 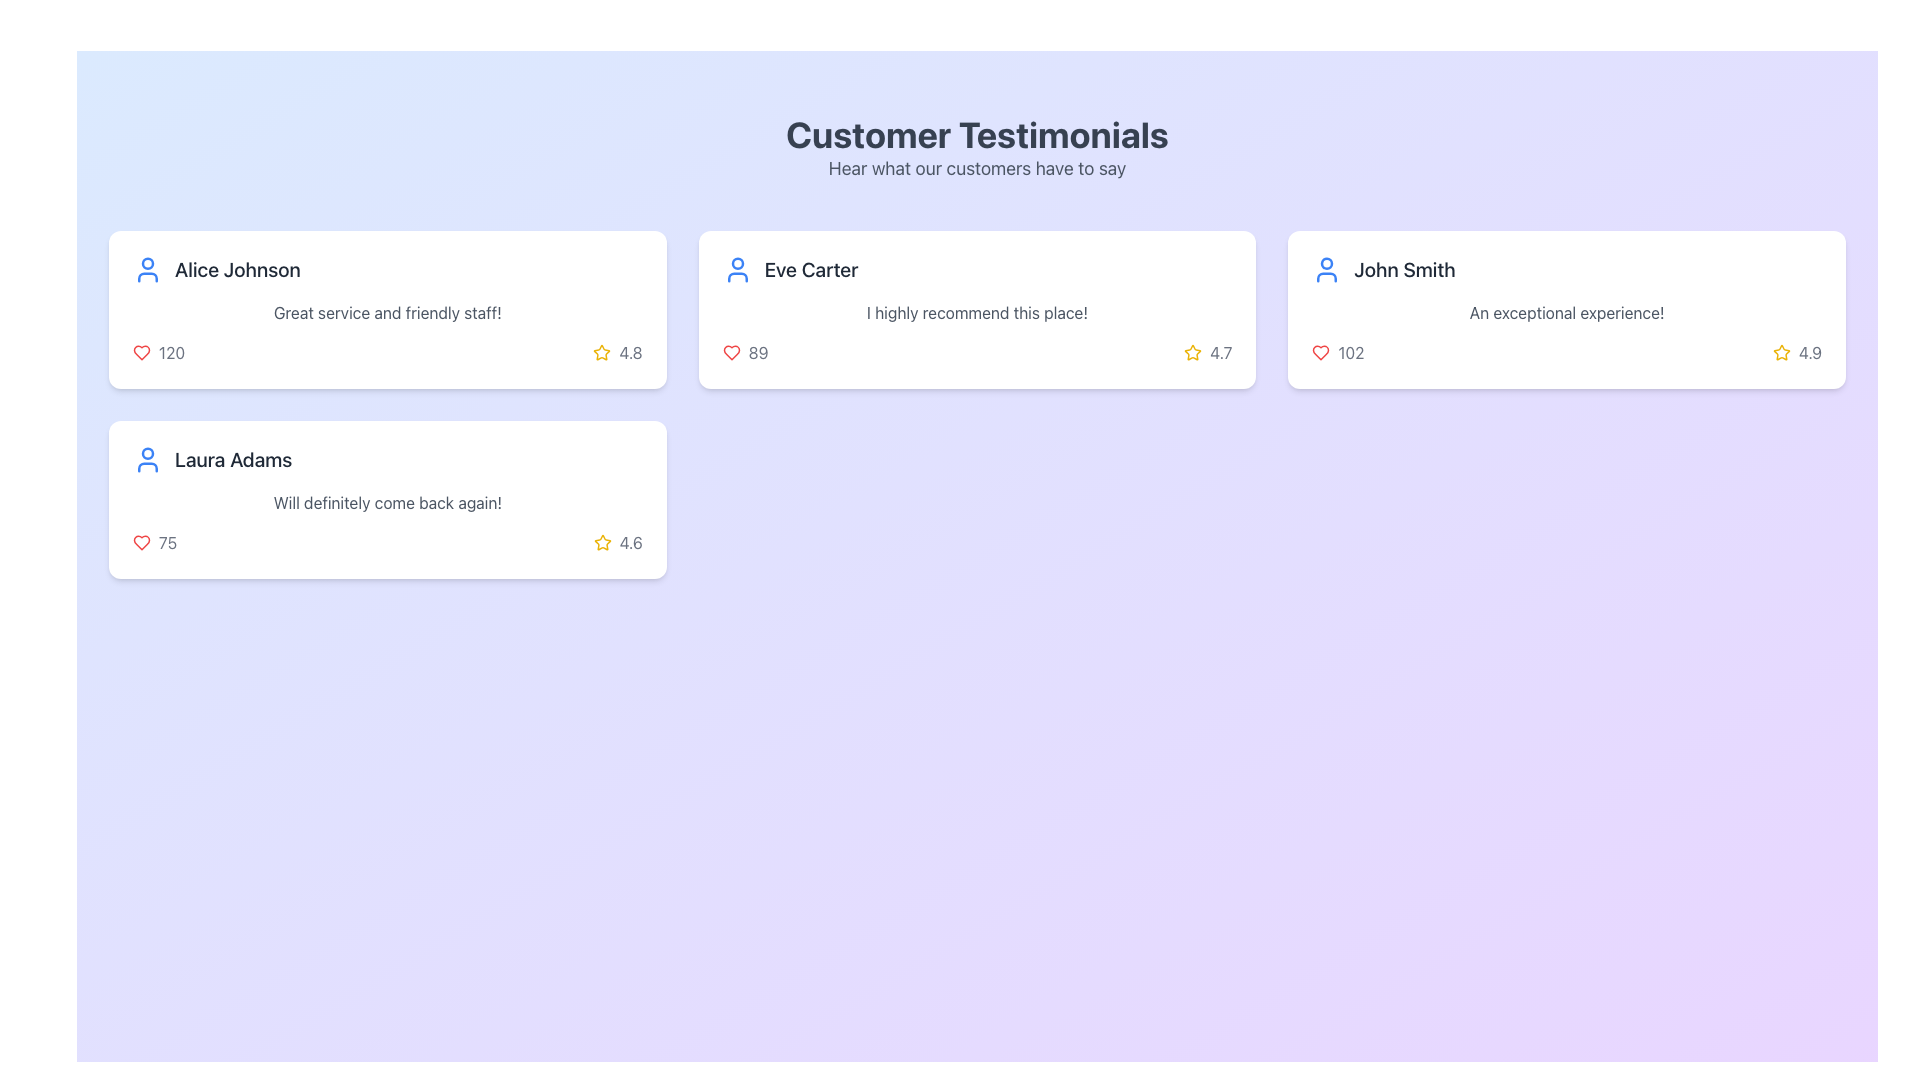 I want to click on the user feedback text positioned beneath the title 'Laura Adams' in the bottom-left card of a four-card grid layout, so click(x=387, y=501).